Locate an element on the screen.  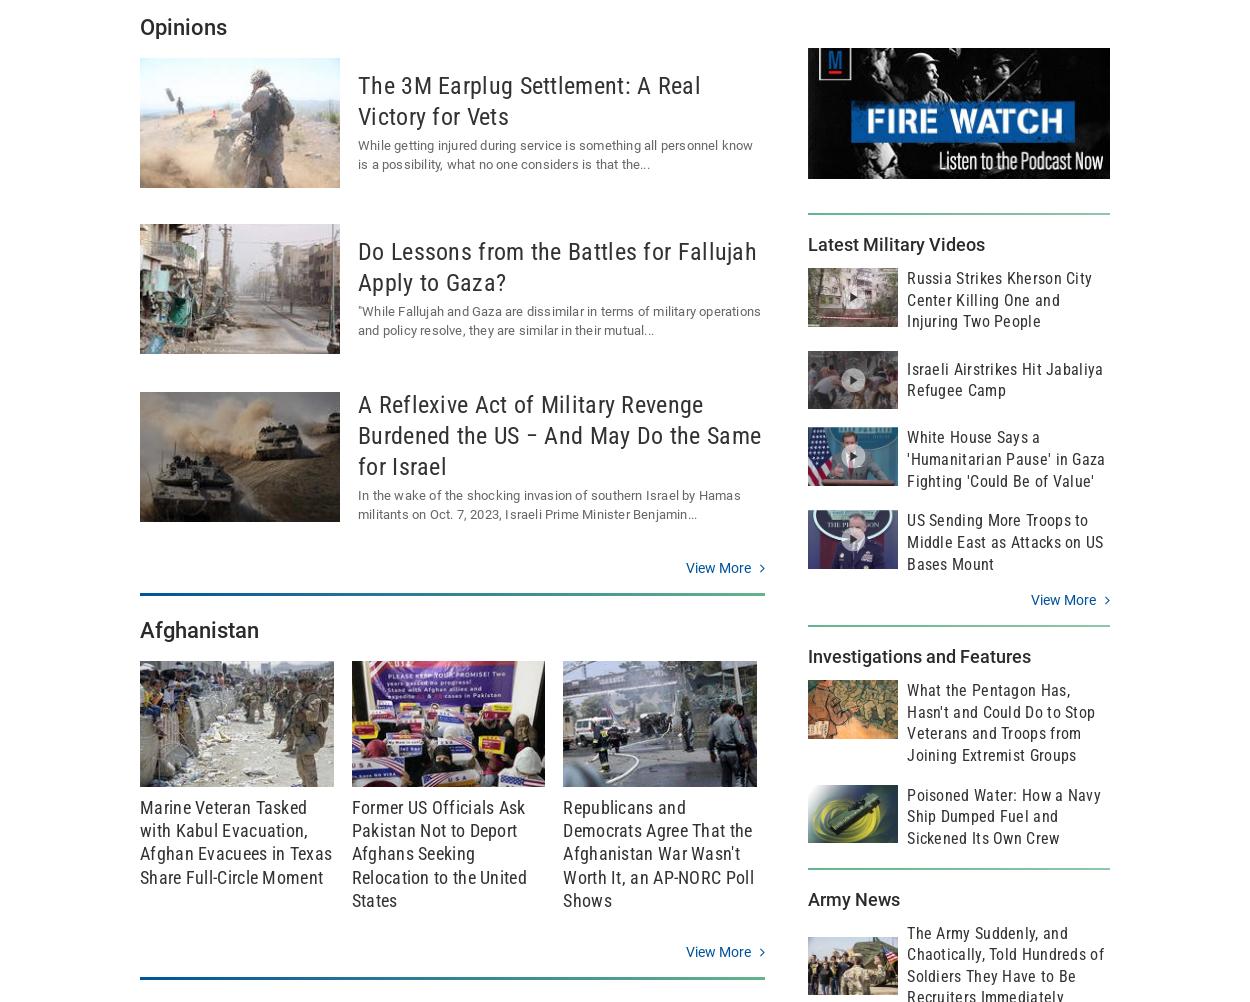
'Poisoned Water: How a Navy Ship Dumped Fuel and Sickened Its Own Crew' is located at coordinates (1004, 815).